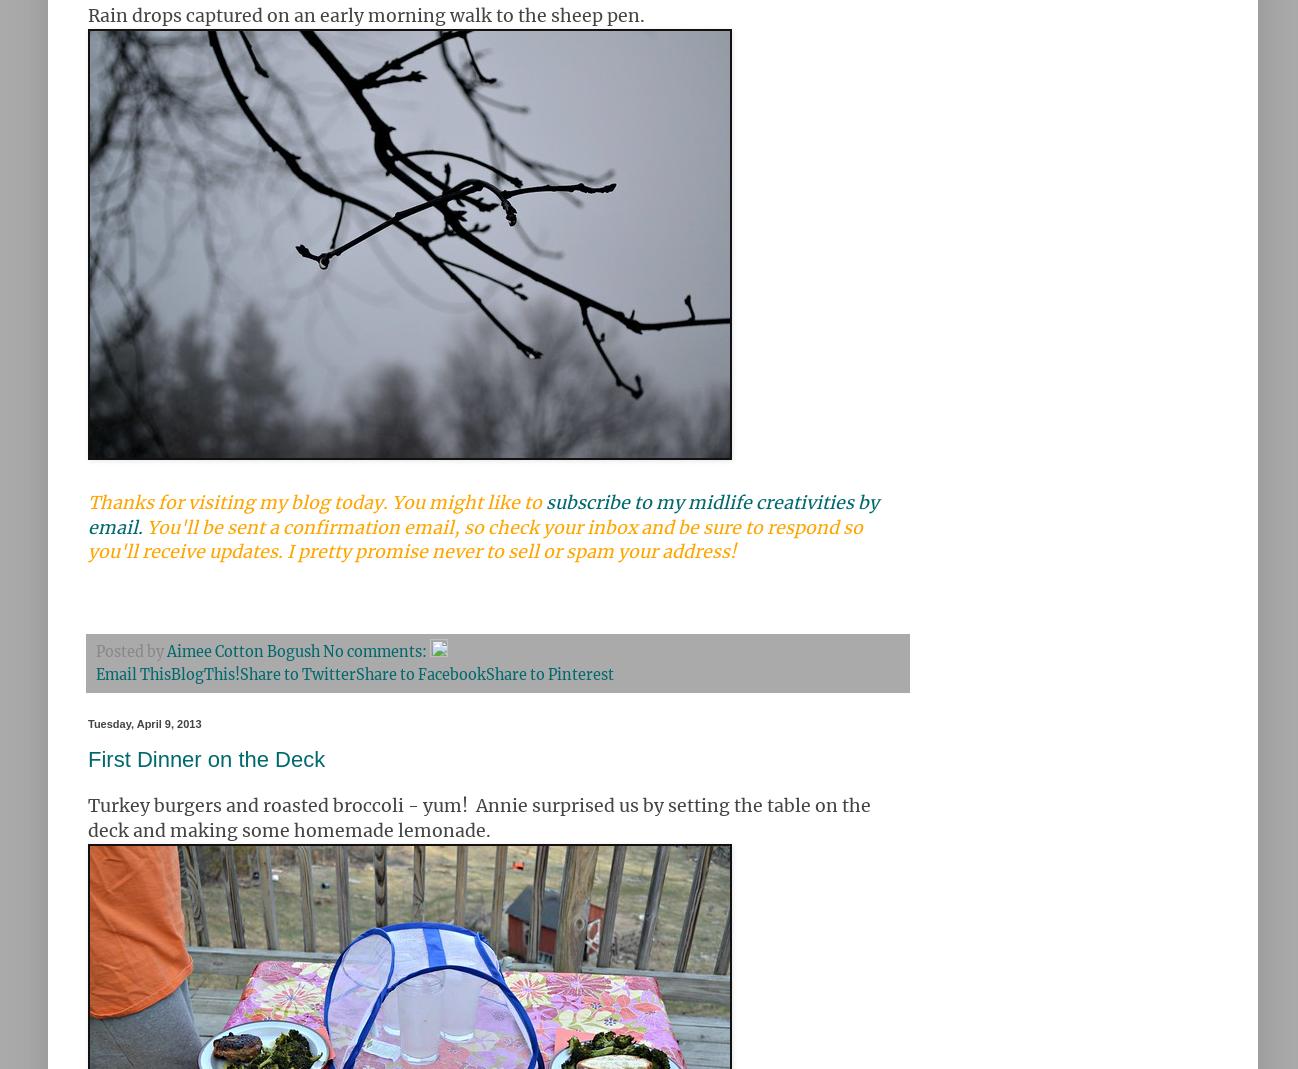 The width and height of the screenshot is (1298, 1069). I want to click on 'BlogThis!', so click(205, 673).